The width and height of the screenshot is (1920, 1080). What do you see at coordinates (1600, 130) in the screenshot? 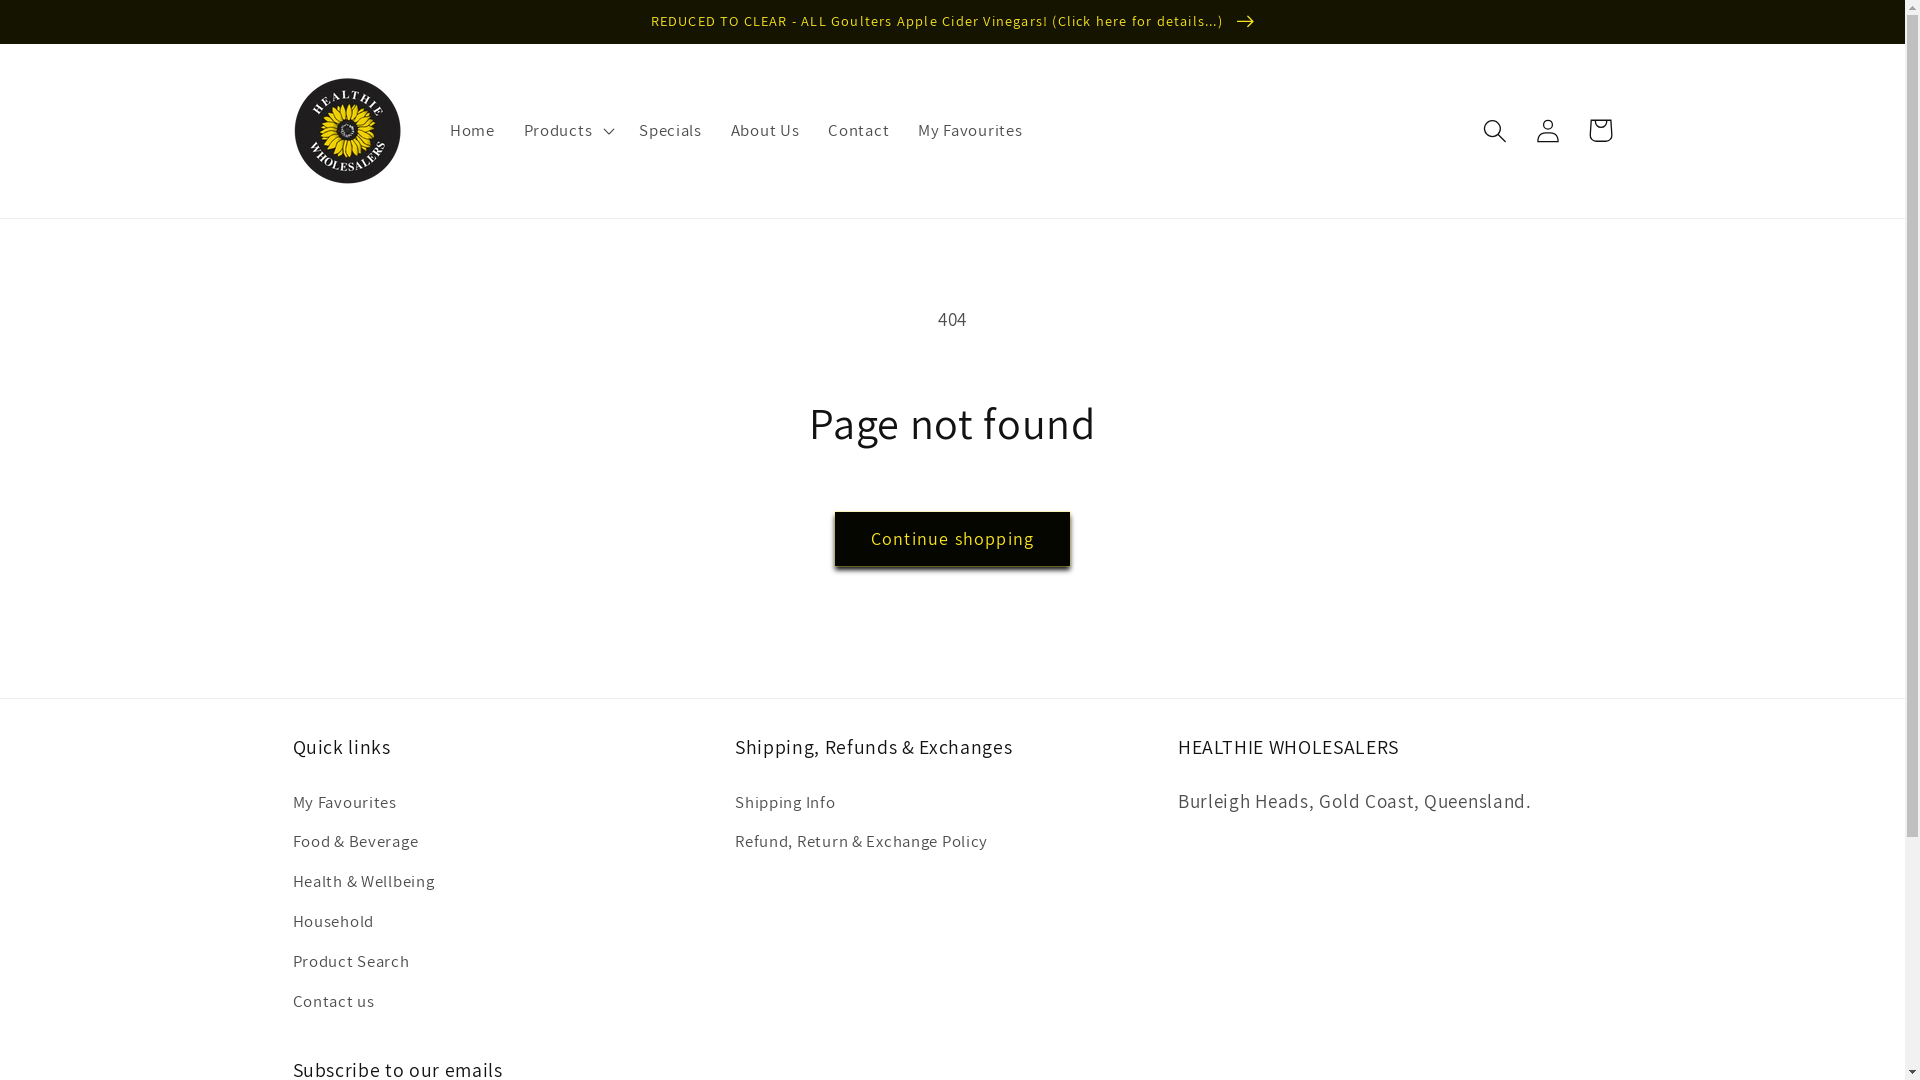
I see `'Cart'` at bounding box center [1600, 130].